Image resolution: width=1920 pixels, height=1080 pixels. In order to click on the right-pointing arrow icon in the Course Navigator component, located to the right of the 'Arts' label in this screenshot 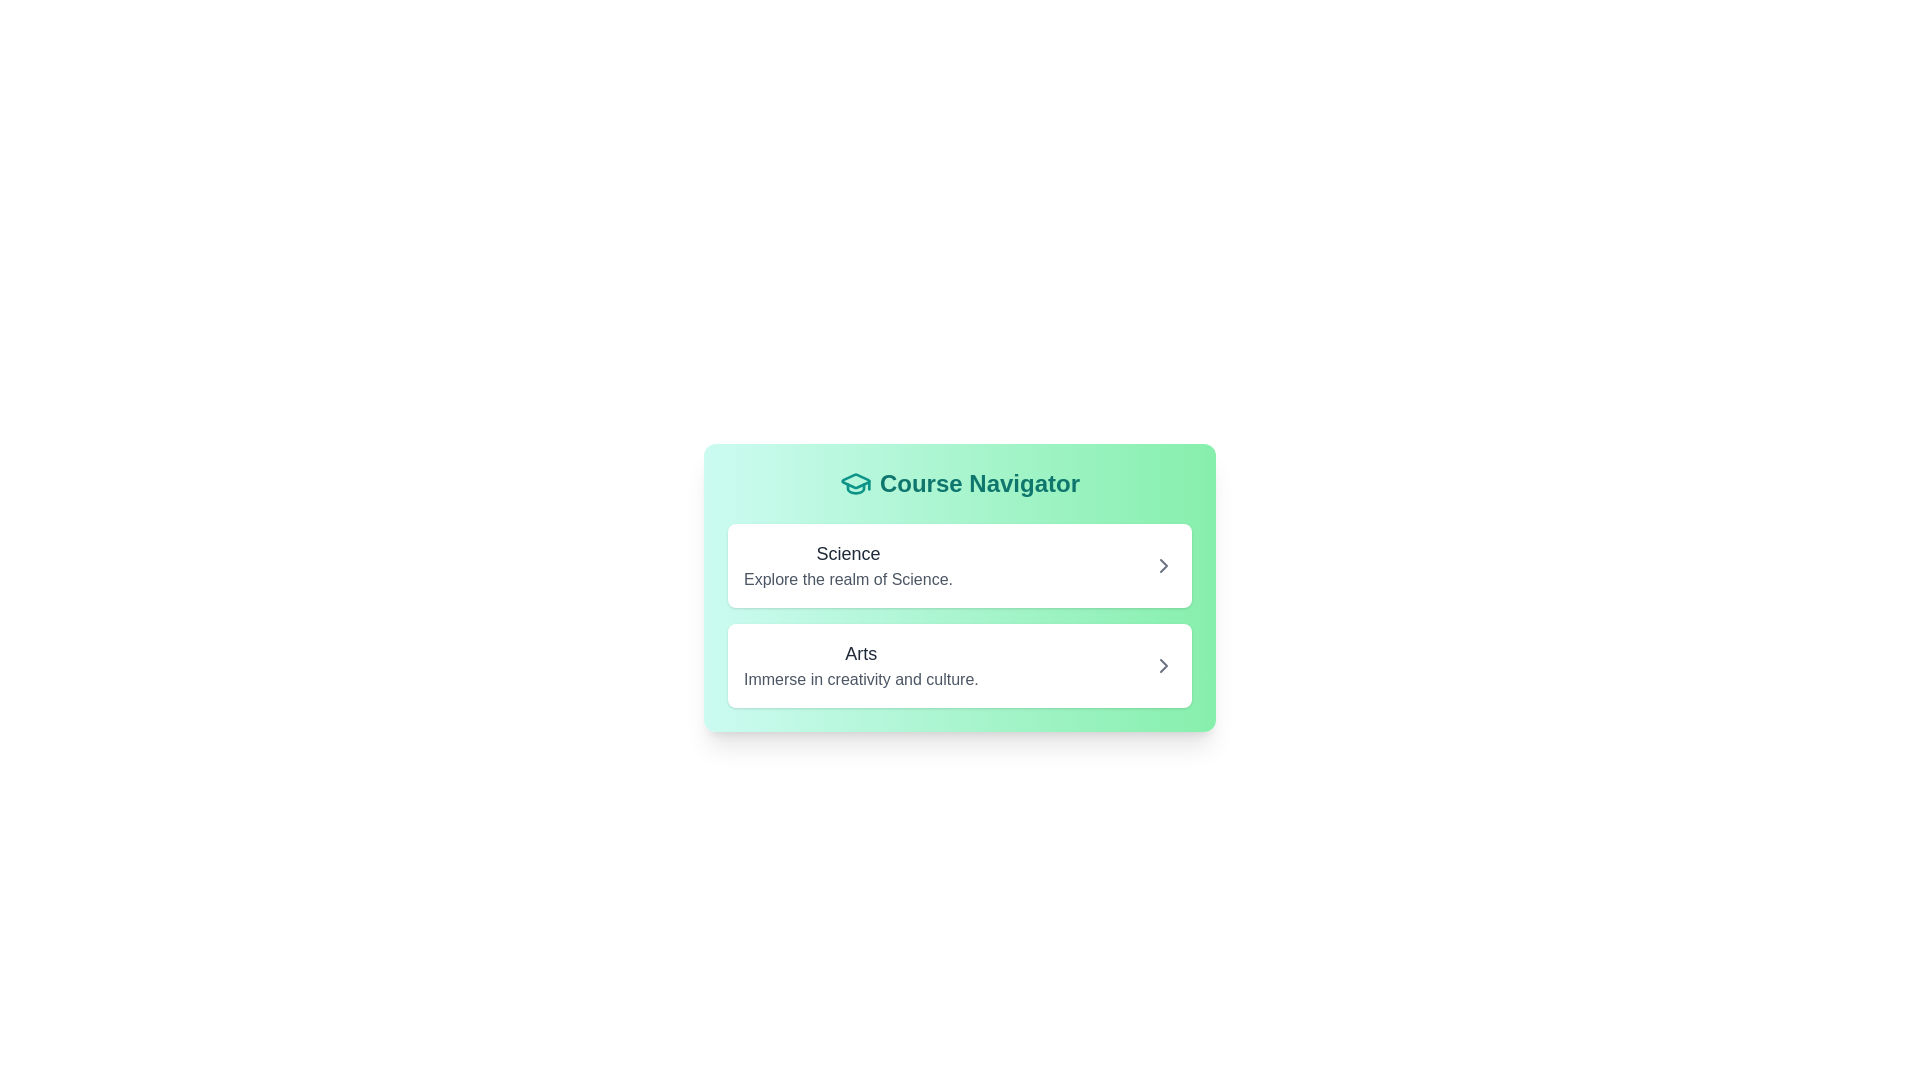, I will do `click(1163, 666)`.